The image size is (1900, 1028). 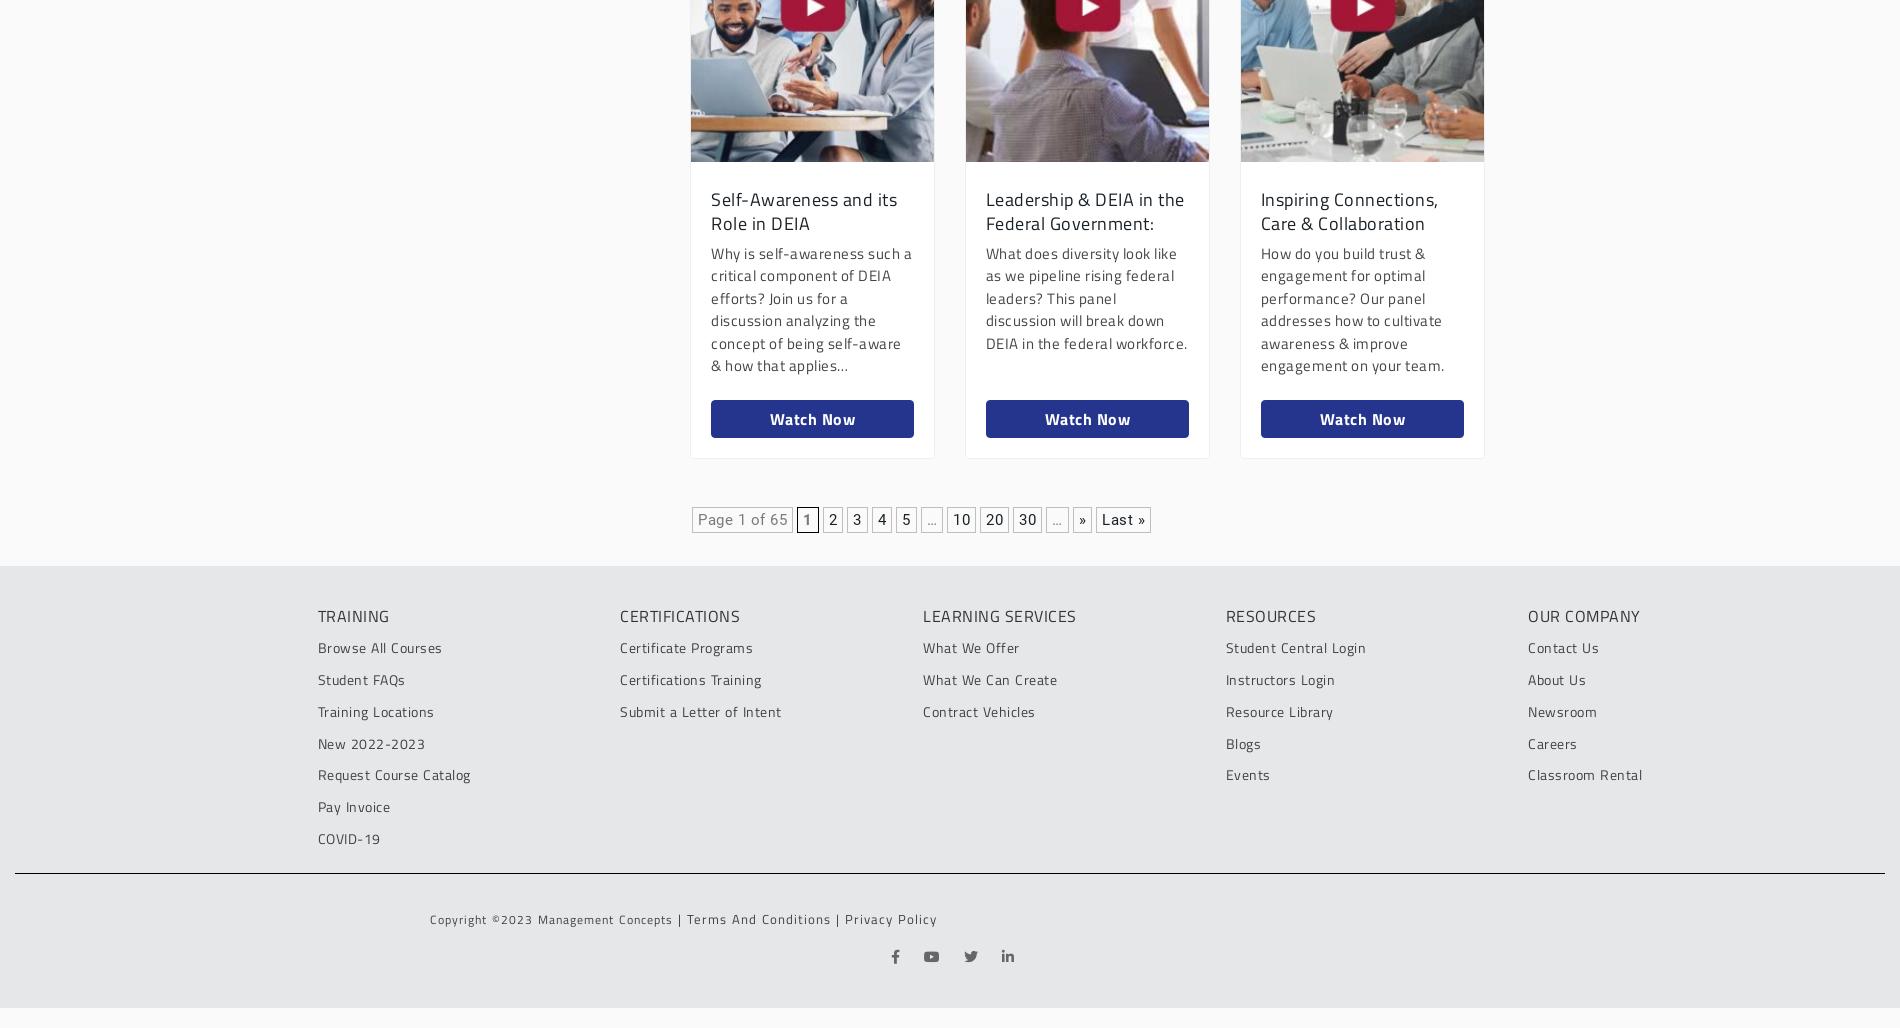 What do you see at coordinates (680, 614) in the screenshot?
I see `'Certifications'` at bounding box center [680, 614].